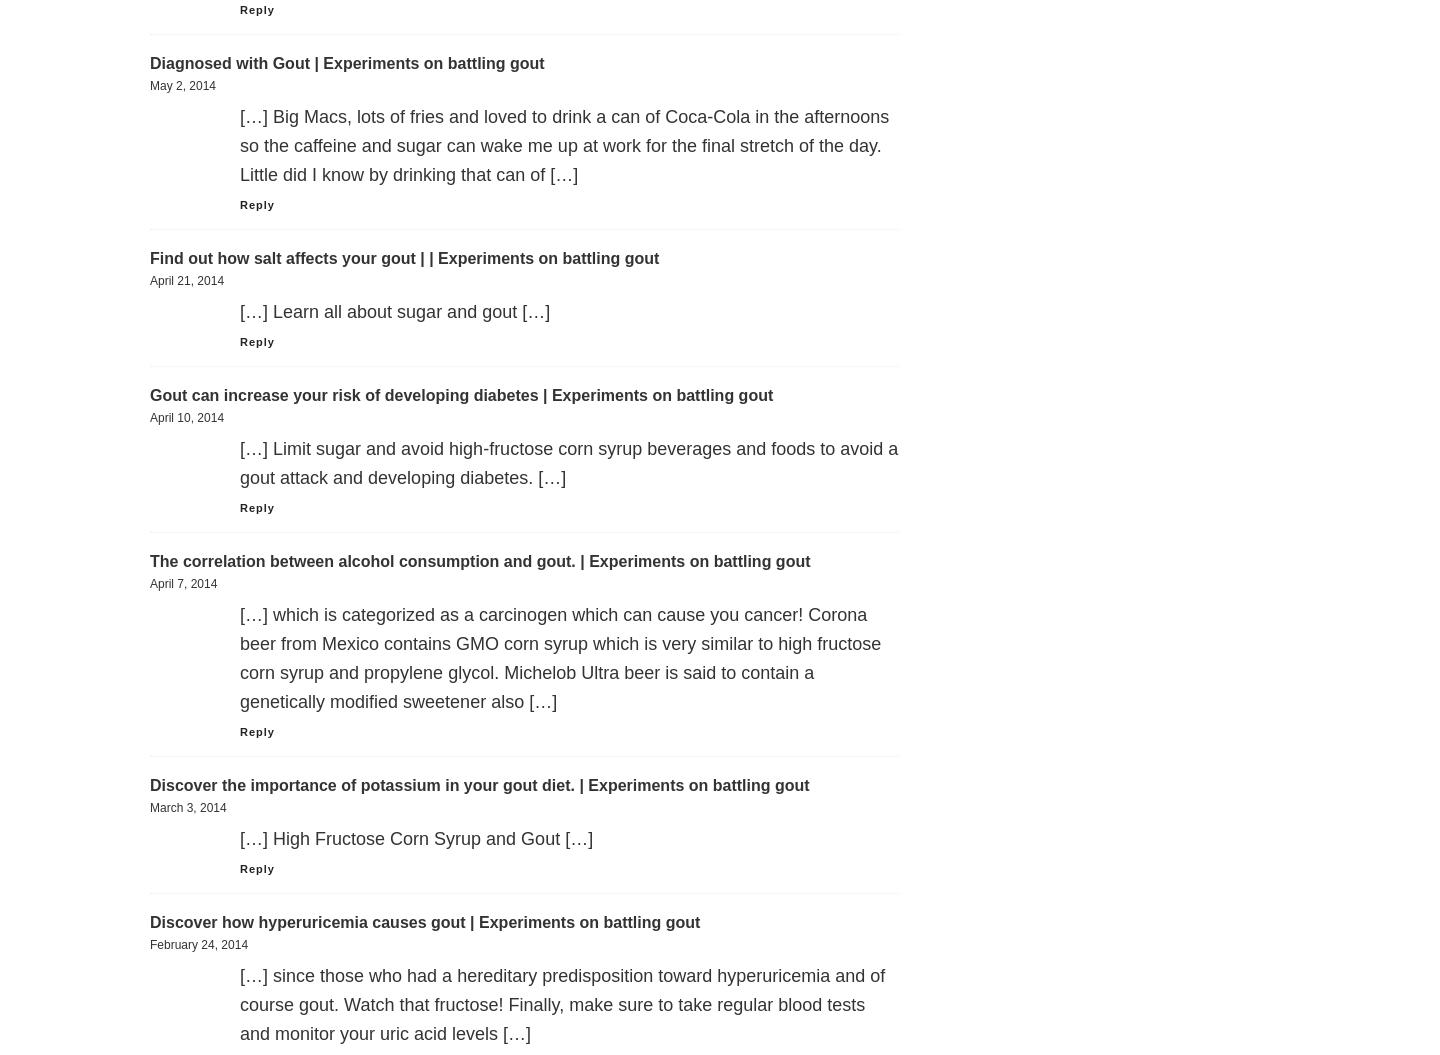  I want to click on 'The correlation between alcohol consumption and gout. | Experiments on battling gout', so click(149, 560).